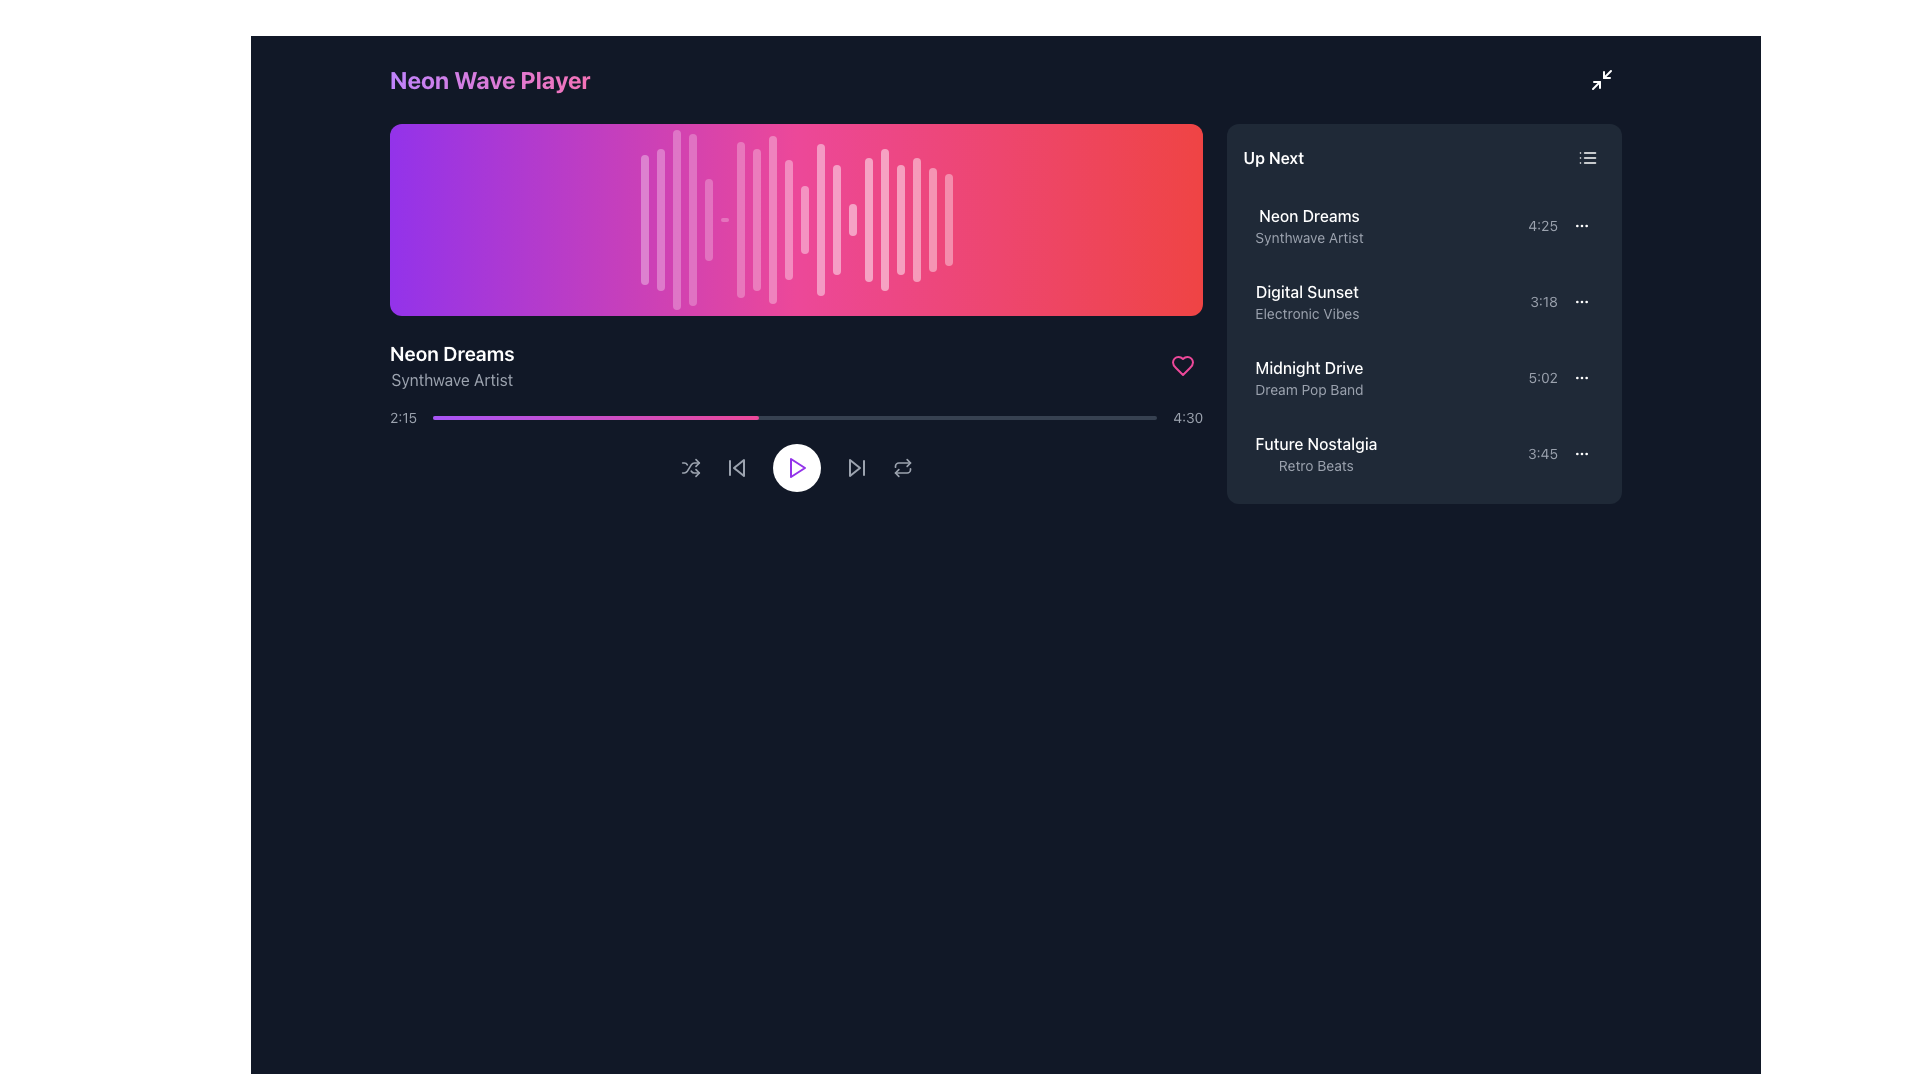 The image size is (1920, 1080). I want to click on on the 'Future Nostalgia' text element in the 'Up Next' section, which consists of the title and subtitle stacked vertically, so click(1316, 454).